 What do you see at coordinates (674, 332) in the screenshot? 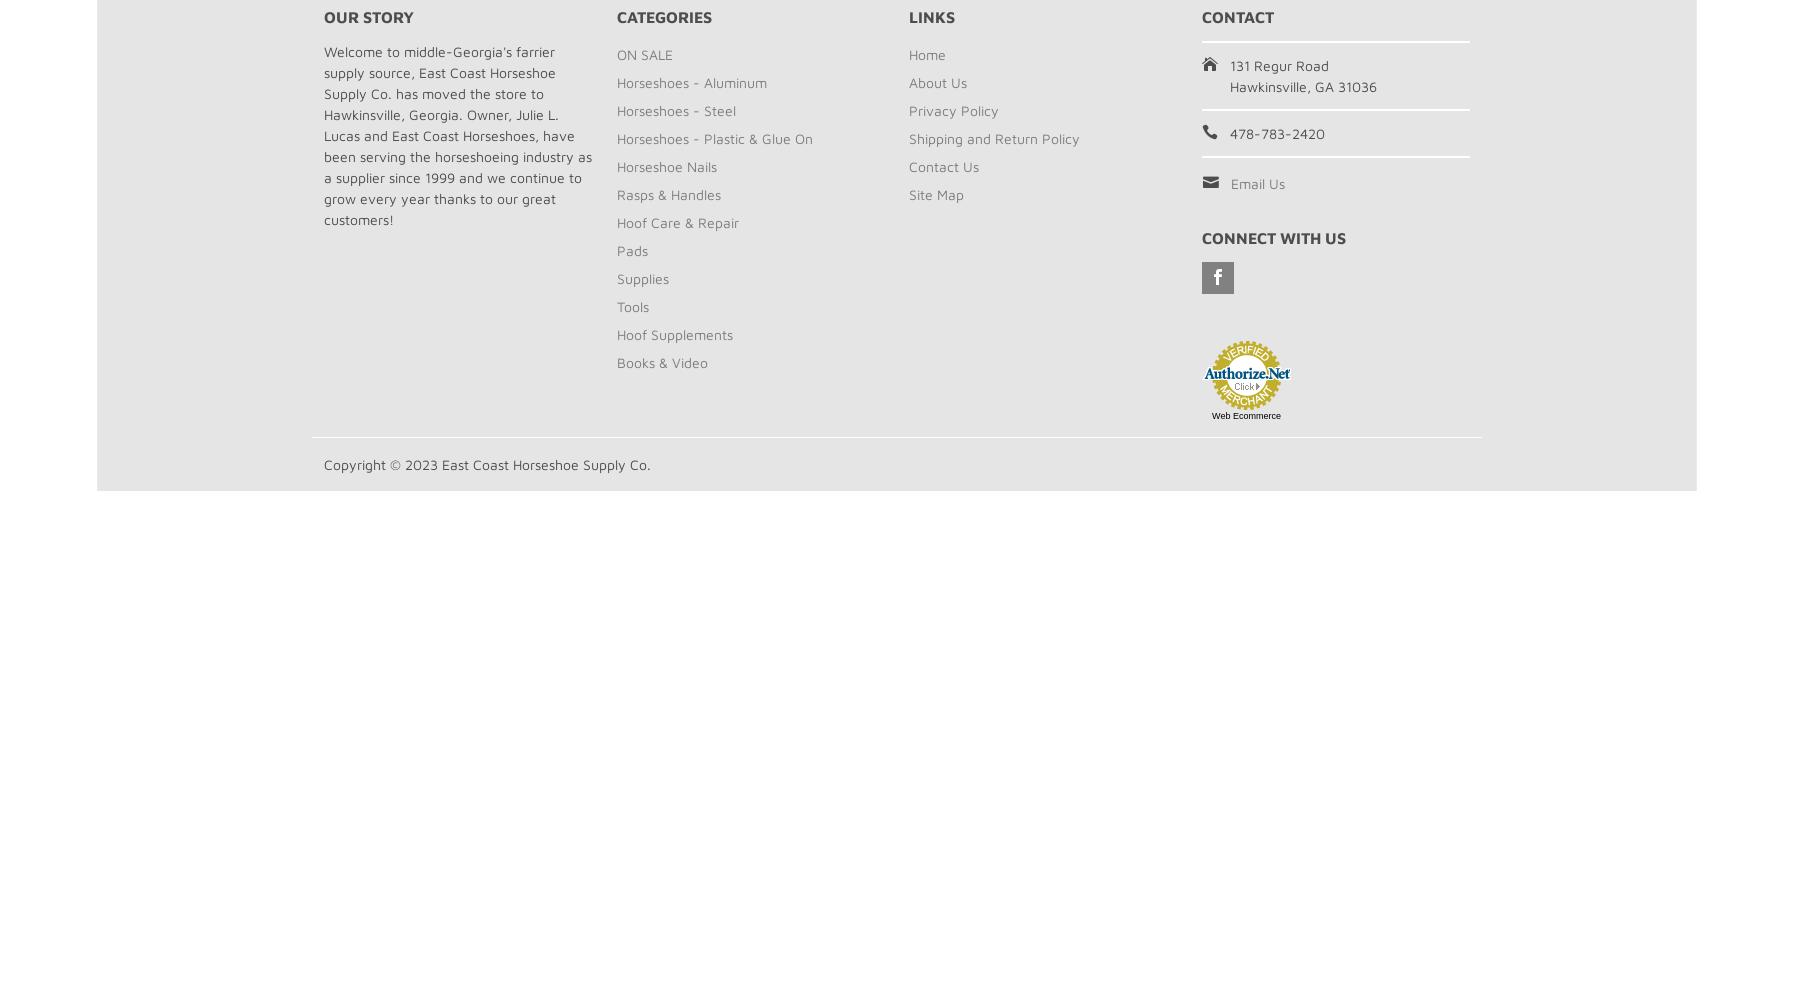
I see `'Hoof Supplements'` at bounding box center [674, 332].